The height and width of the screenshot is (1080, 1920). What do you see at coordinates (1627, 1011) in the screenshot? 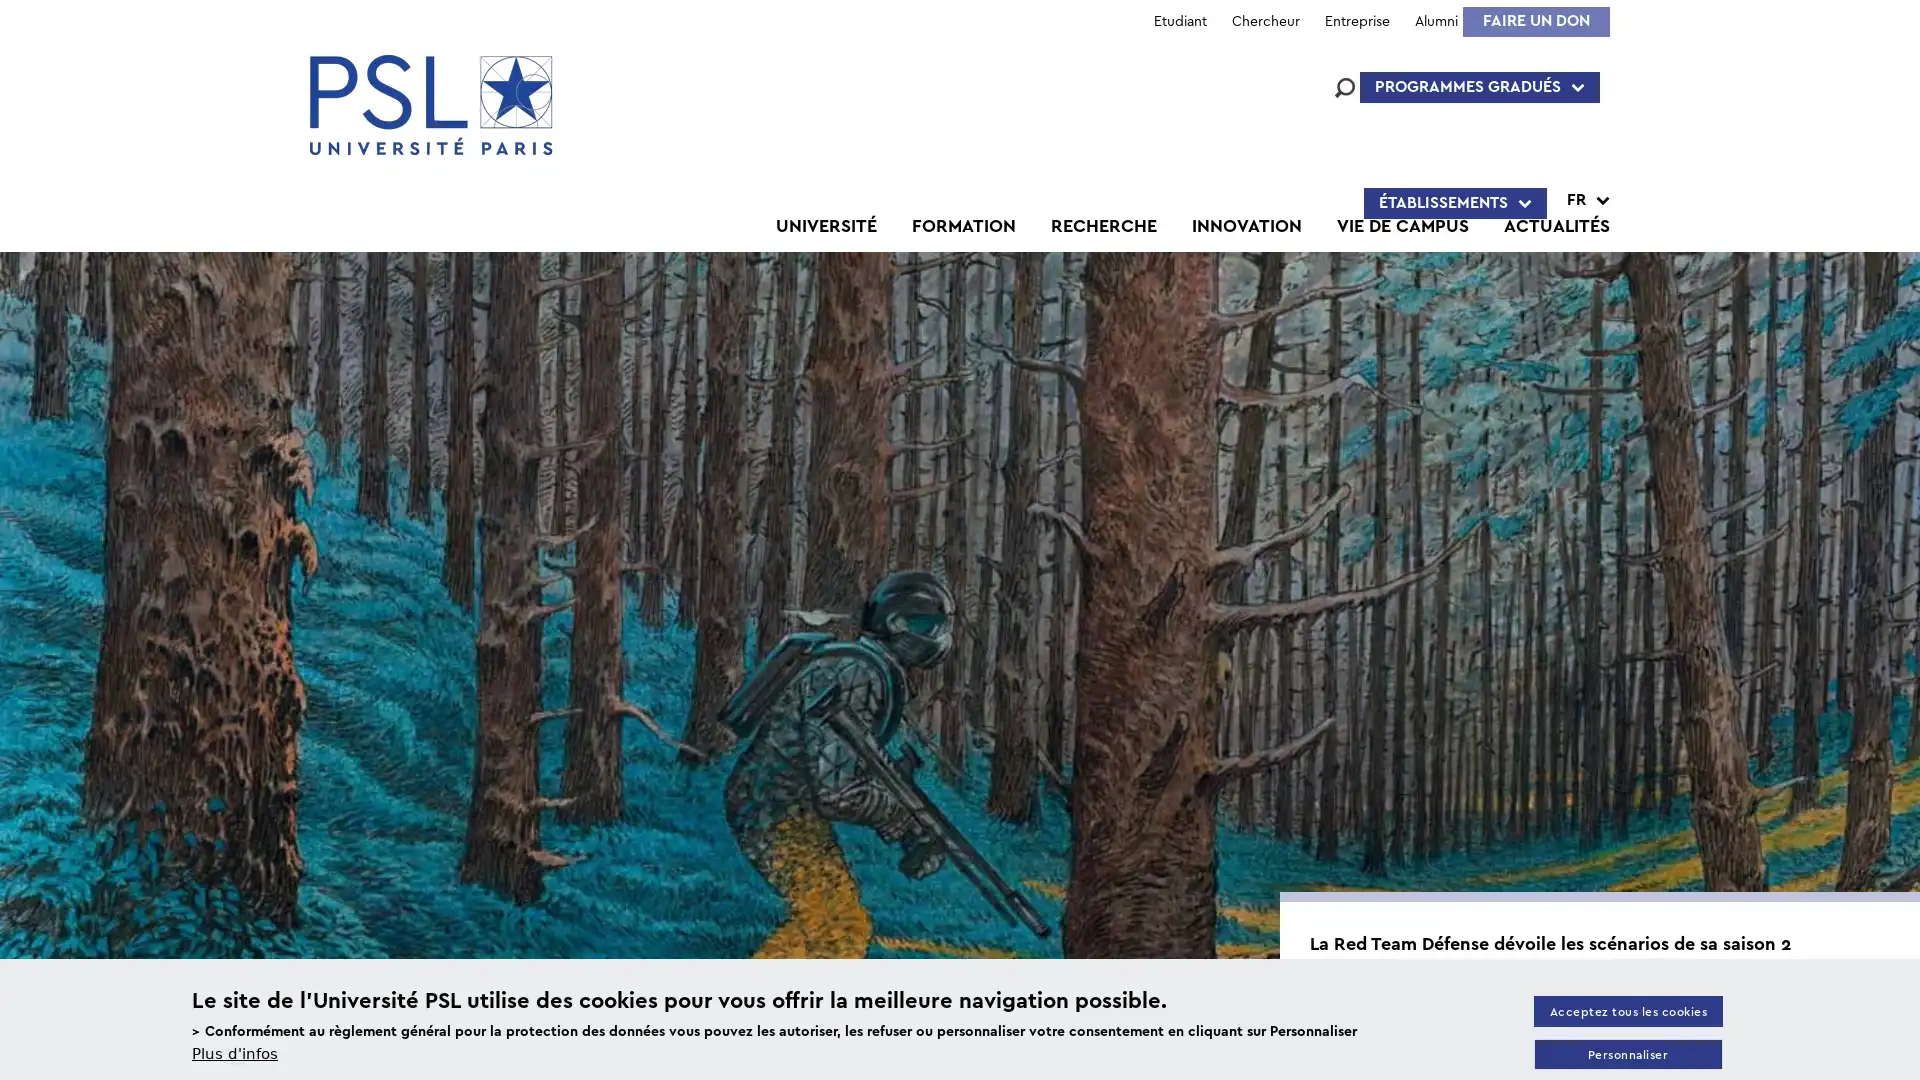
I see `Acceptez tous les cookies` at bounding box center [1627, 1011].